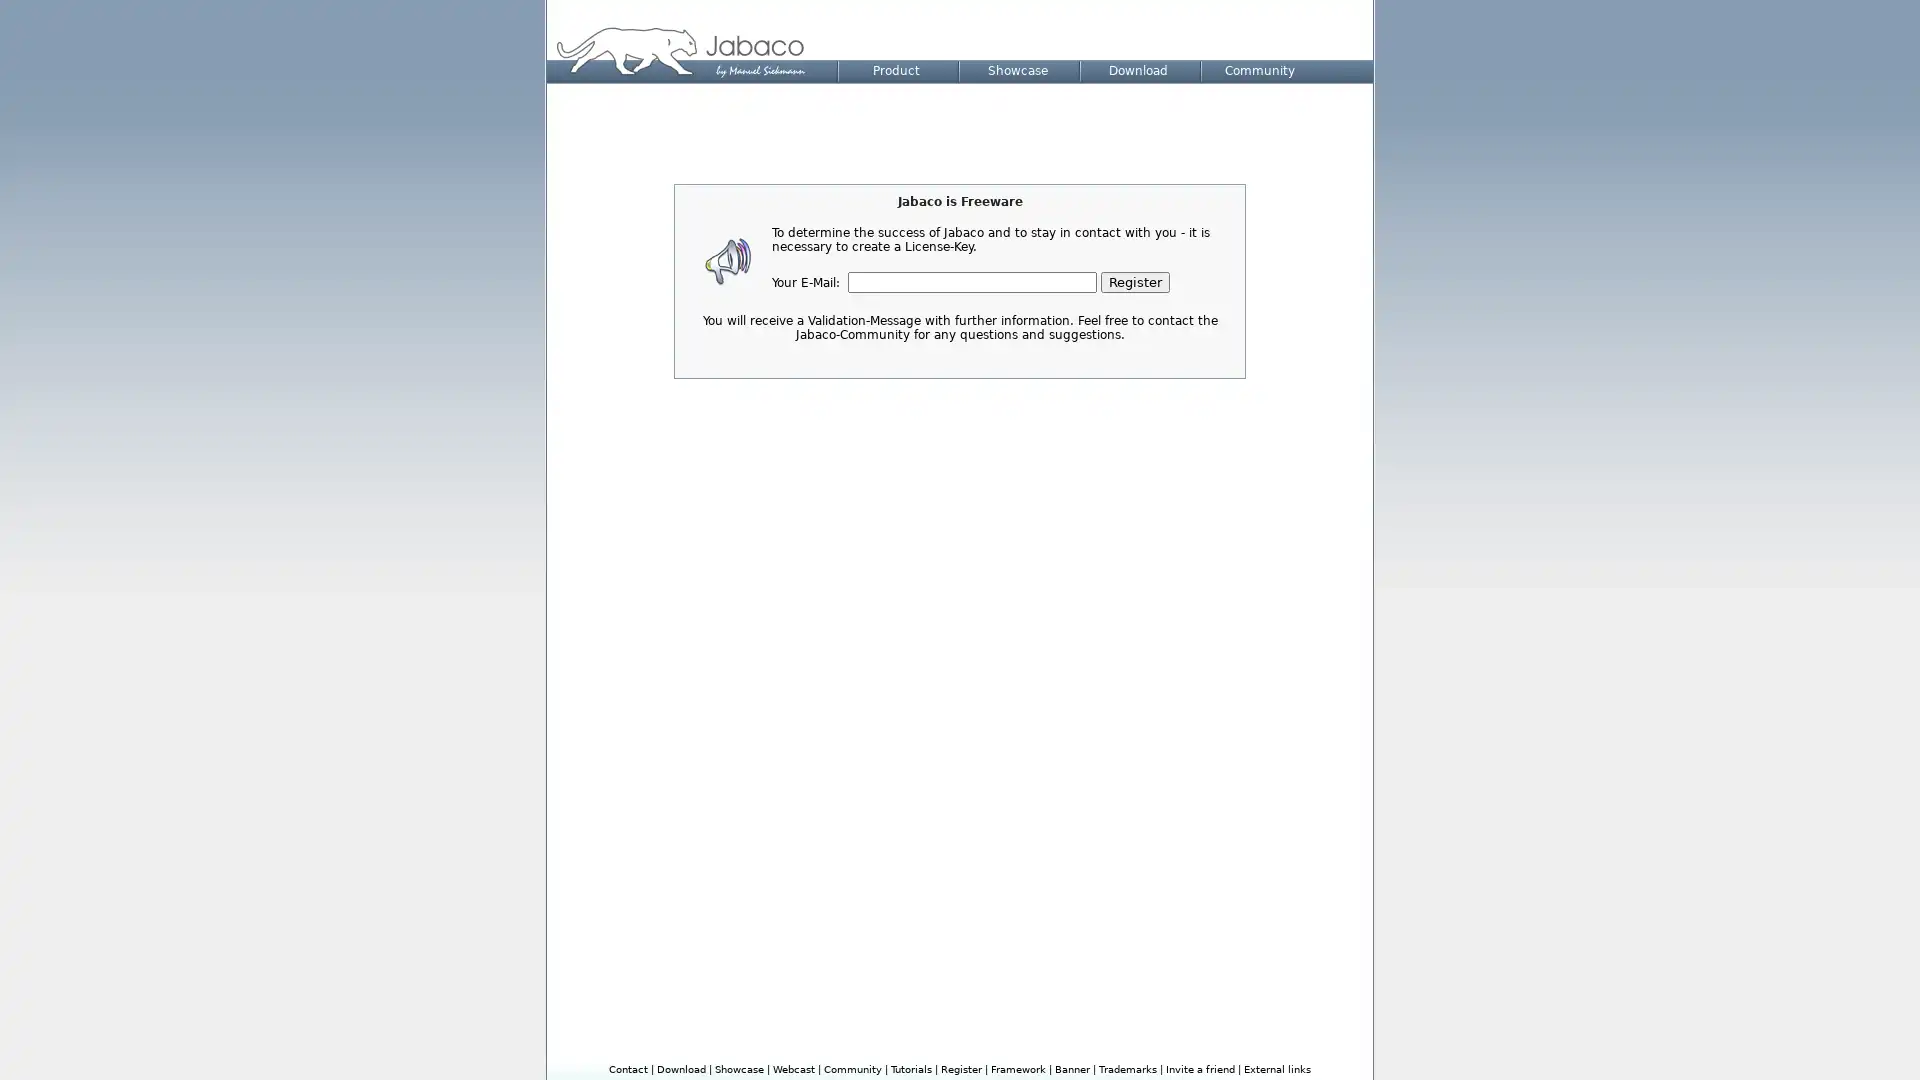 This screenshot has height=1080, width=1920. Describe the element at coordinates (1135, 282) in the screenshot. I see `Register` at that location.